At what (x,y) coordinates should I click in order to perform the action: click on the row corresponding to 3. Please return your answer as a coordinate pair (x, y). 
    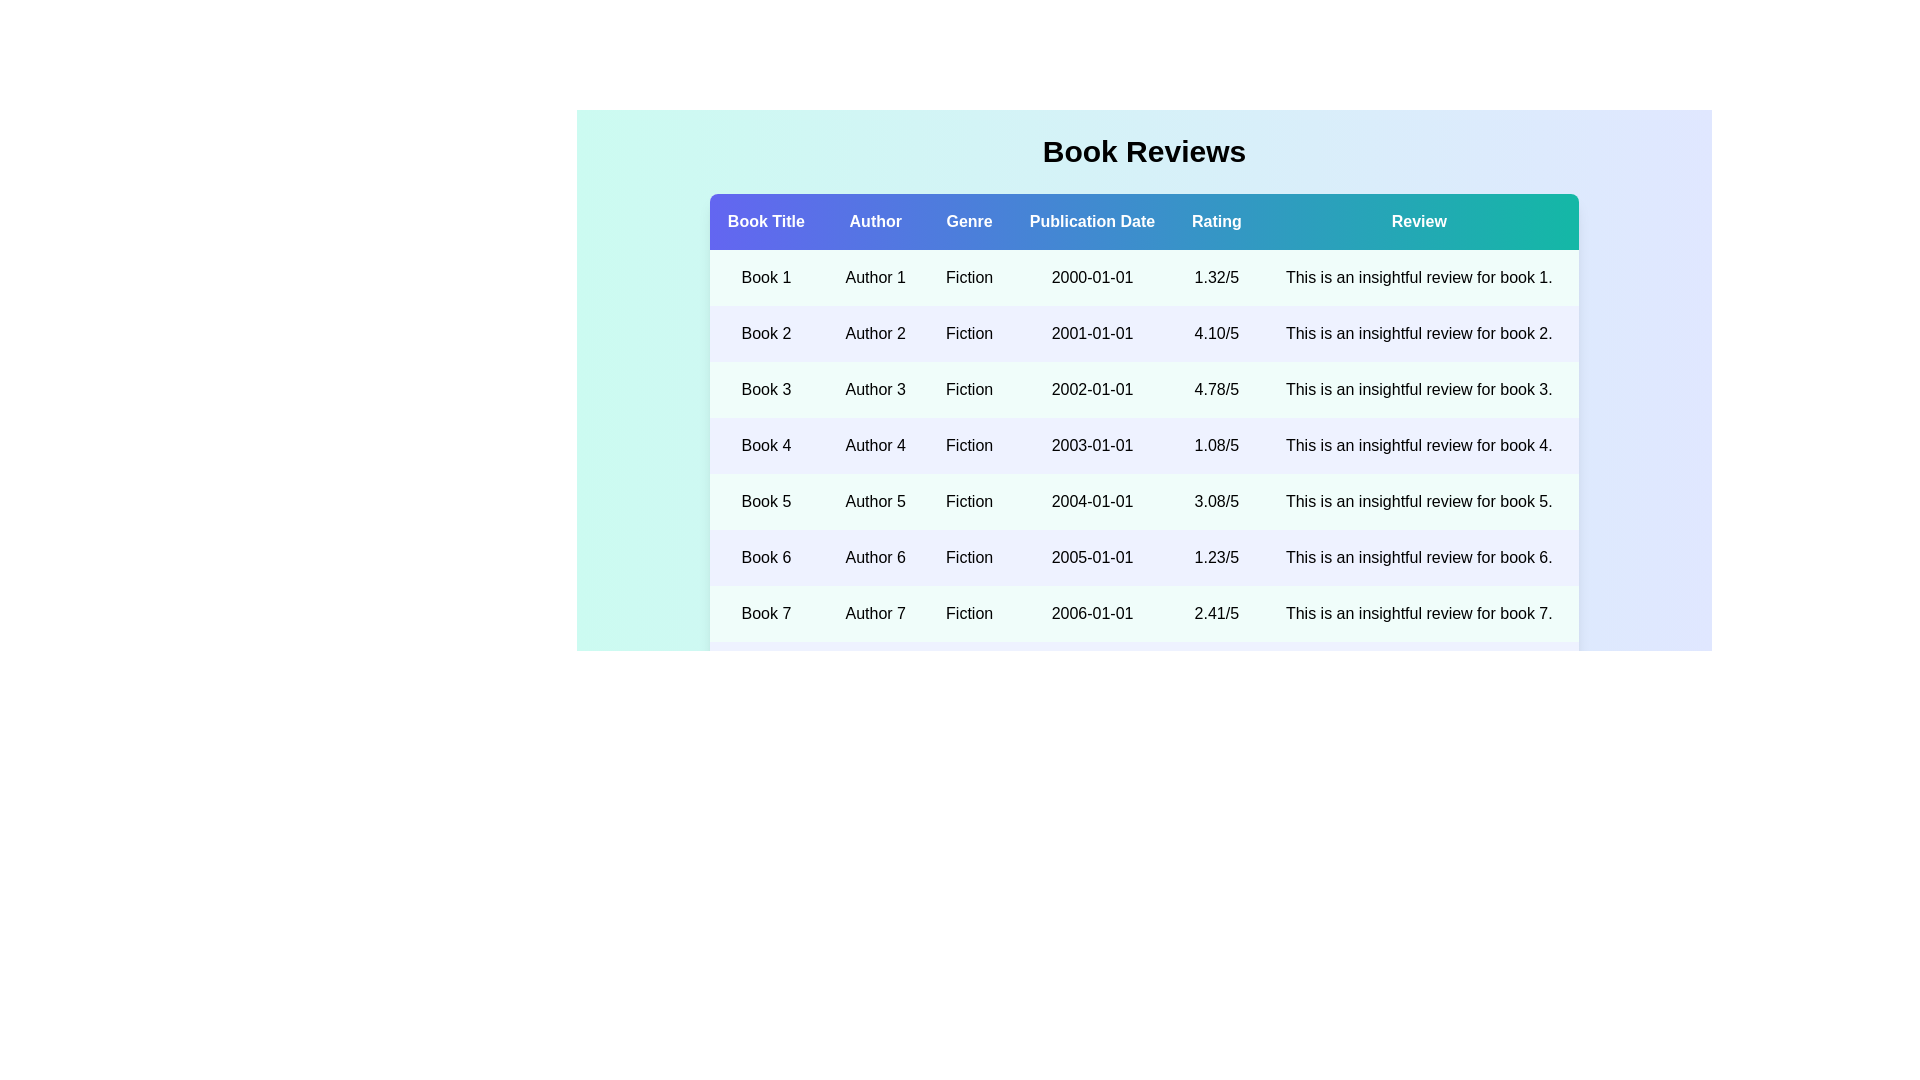
    Looking at the image, I should click on (1144, 389).